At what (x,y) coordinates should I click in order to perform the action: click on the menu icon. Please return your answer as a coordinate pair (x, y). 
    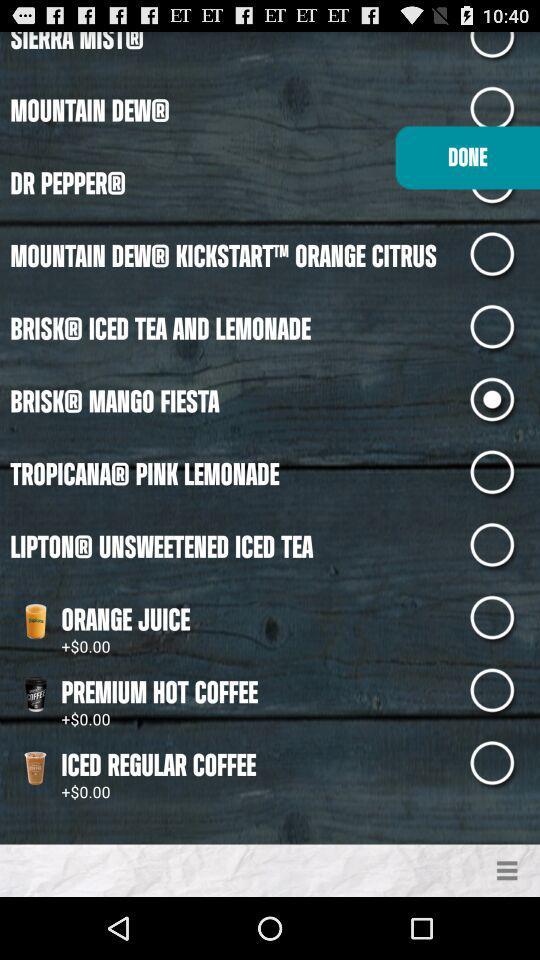
    Looking at the image, I should click on (507, 931).